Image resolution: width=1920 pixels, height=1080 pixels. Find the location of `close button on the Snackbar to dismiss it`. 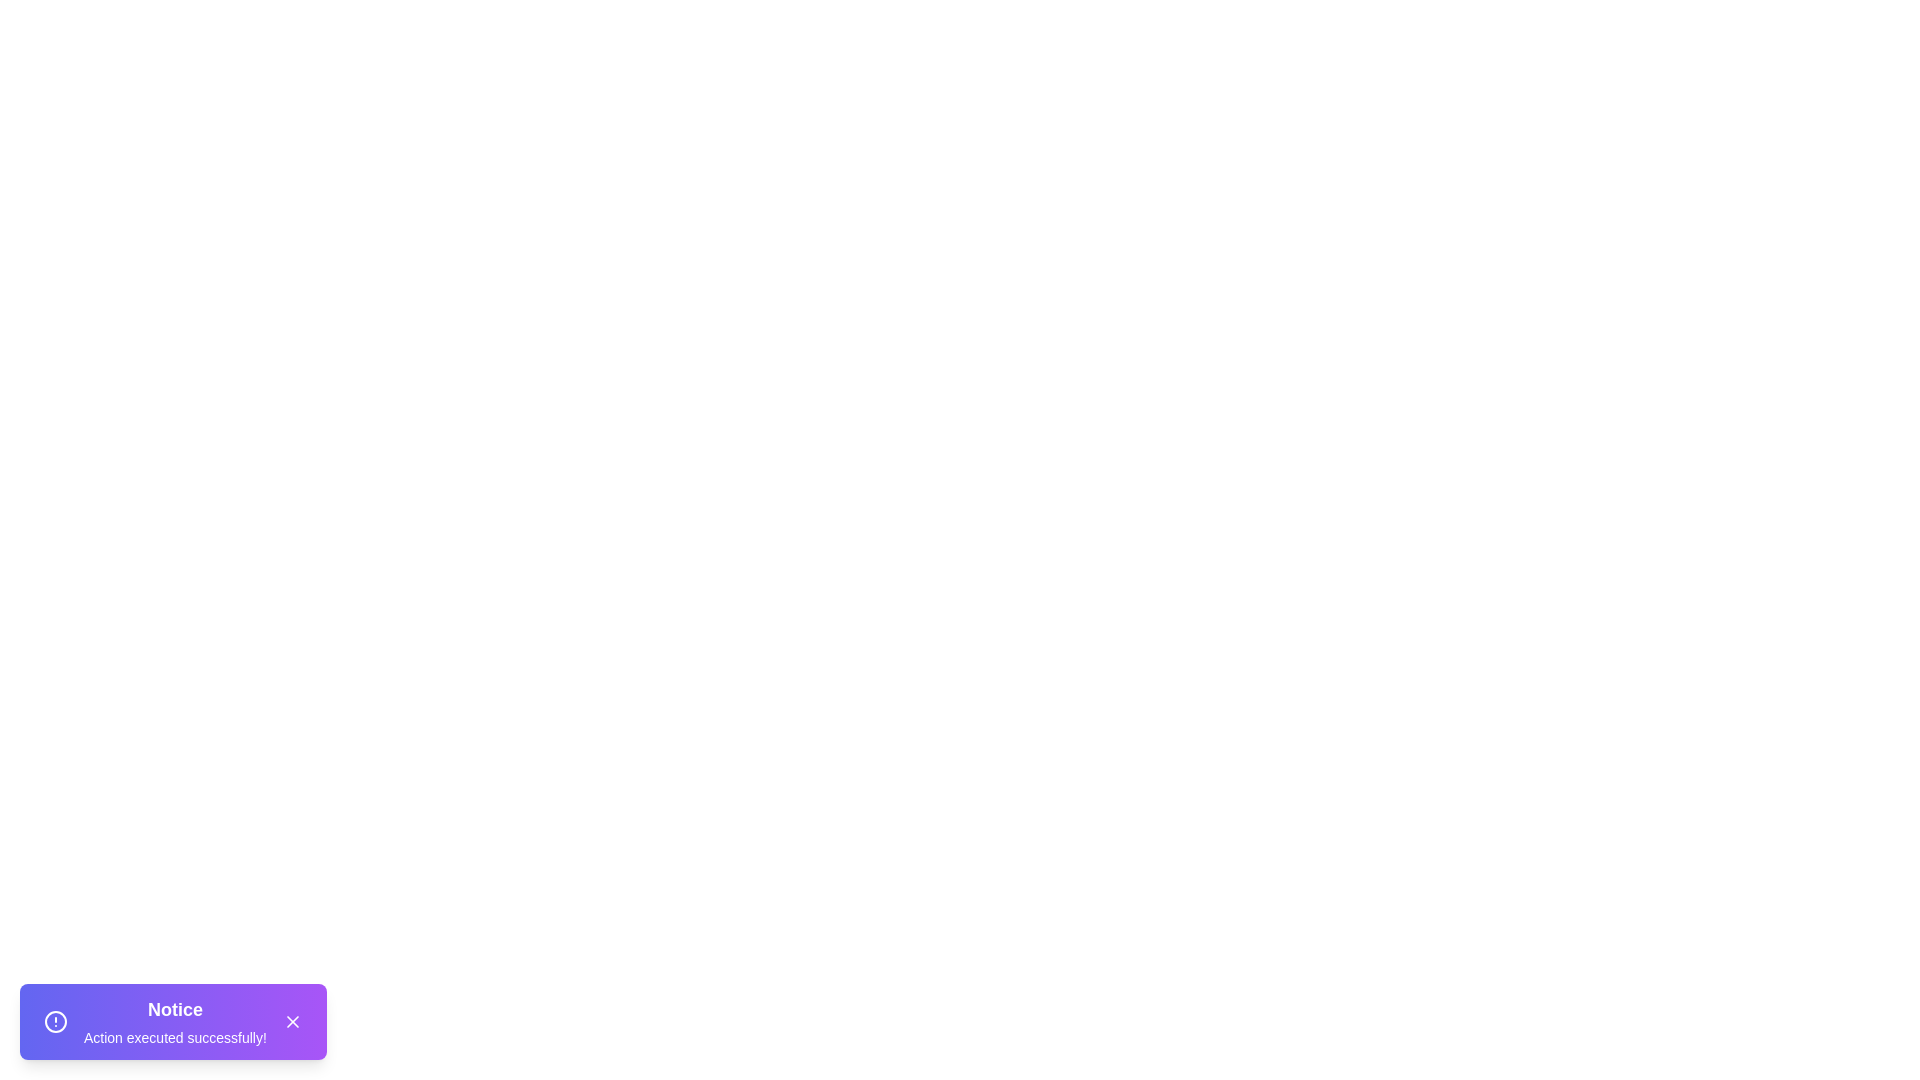

close button on the Snackbar to dismiss it is located at coordinates (291, 1022).